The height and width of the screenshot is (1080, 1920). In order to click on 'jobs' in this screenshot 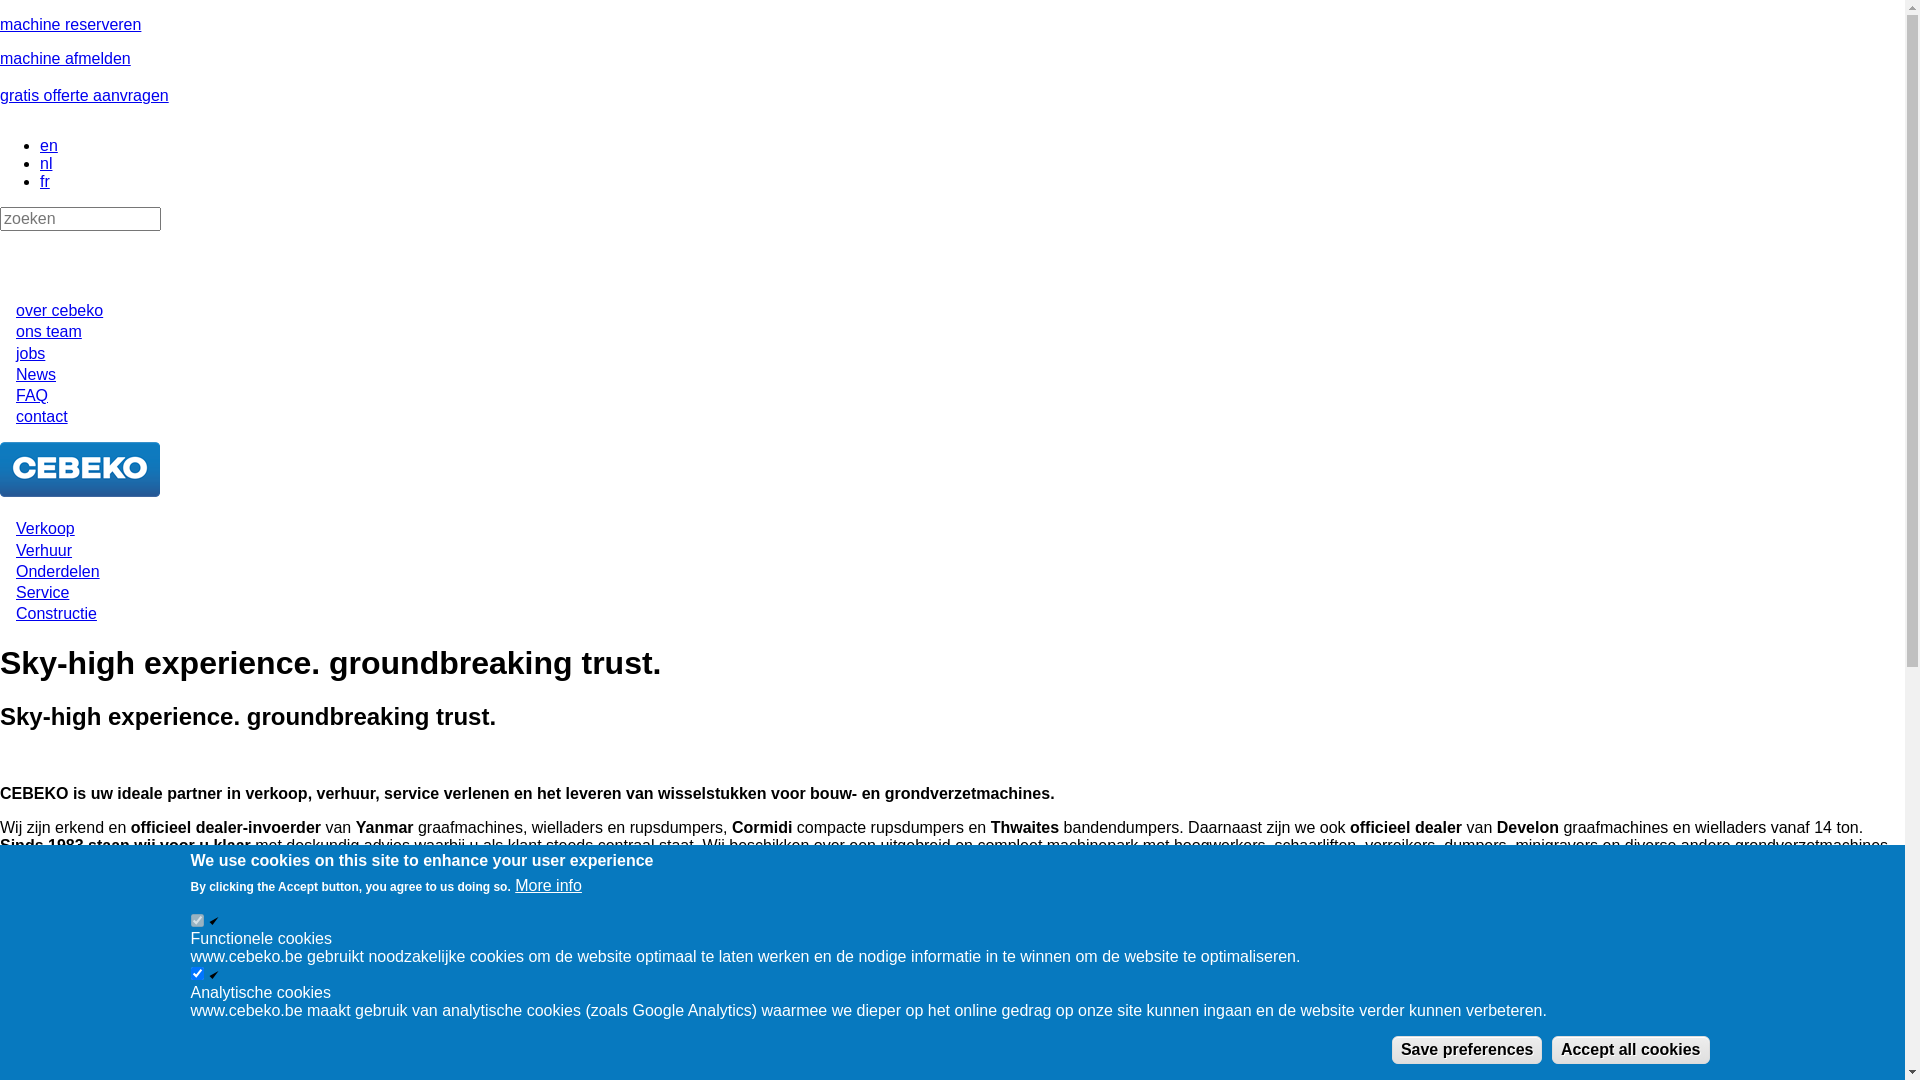, I will do `click(30, 352)`.